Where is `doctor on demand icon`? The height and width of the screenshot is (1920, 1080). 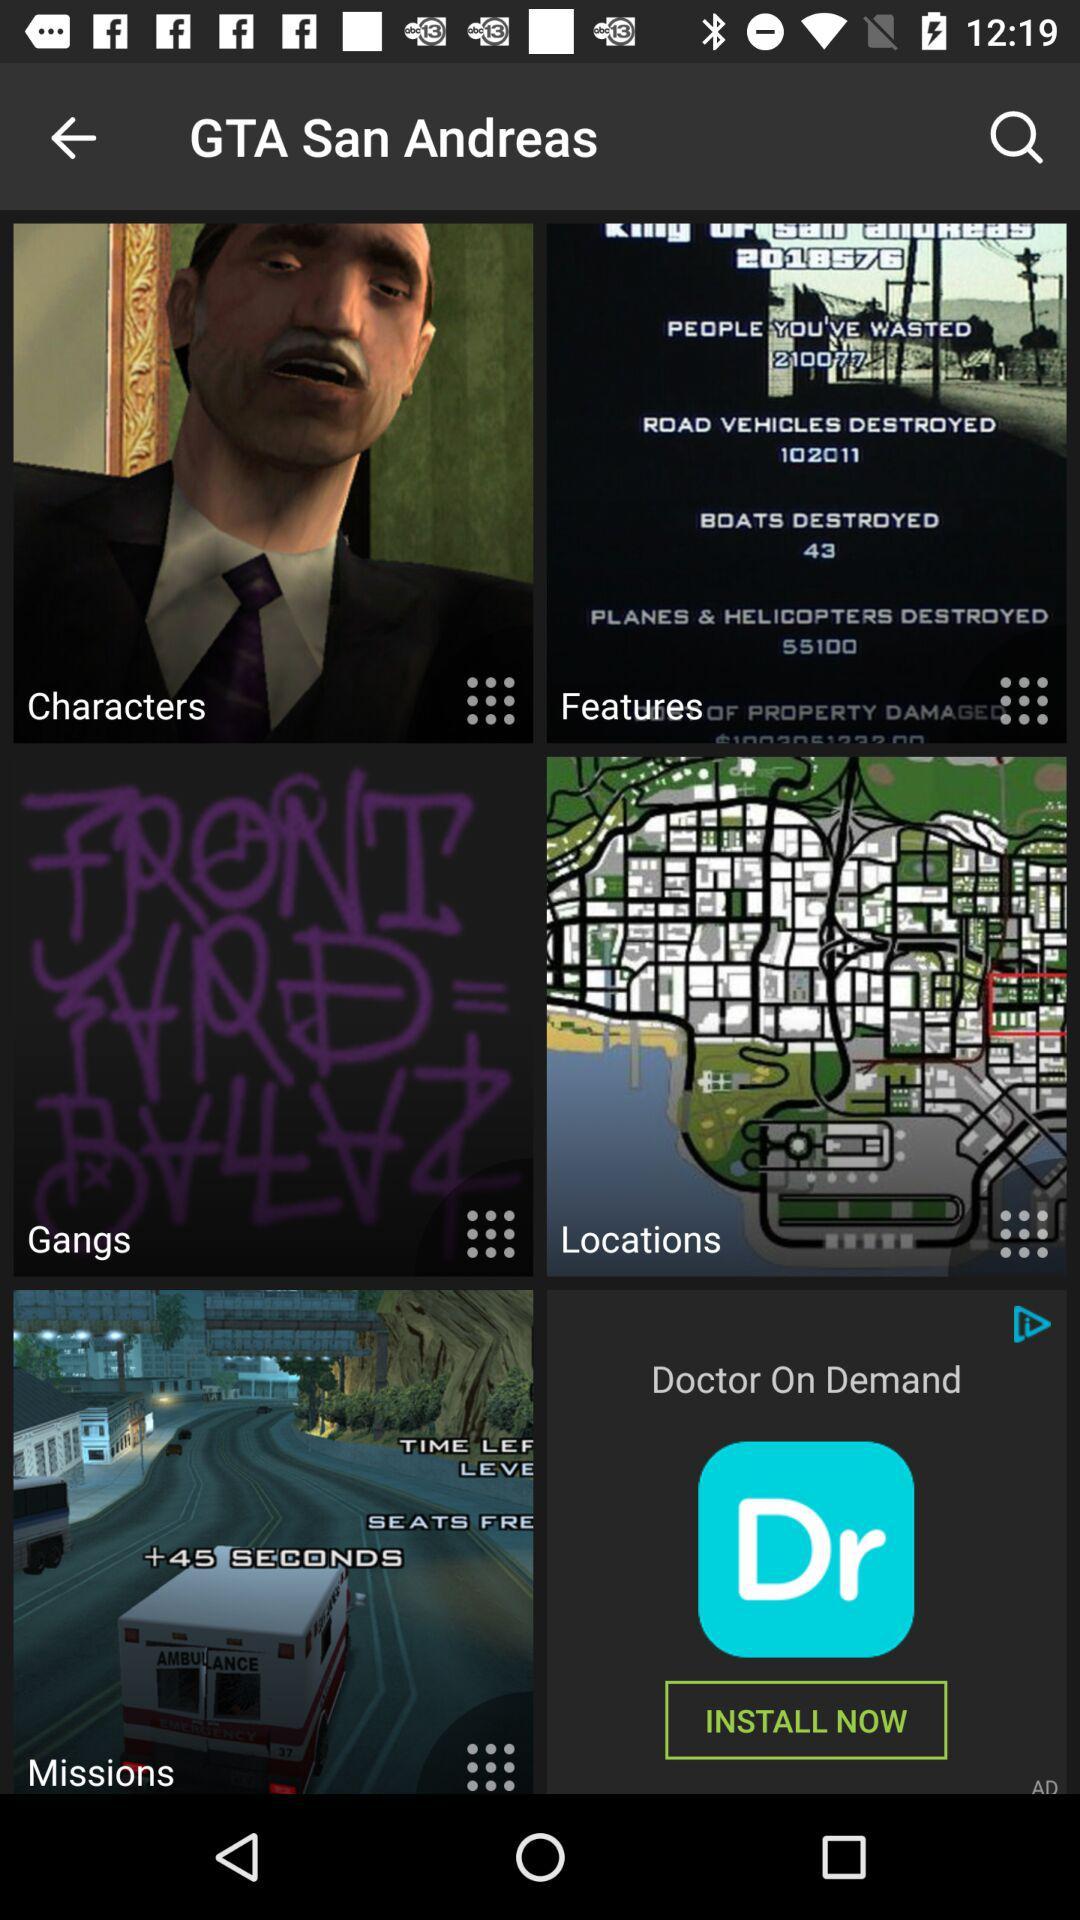
doctor on demand icon is located at coordinates (805, 1377).